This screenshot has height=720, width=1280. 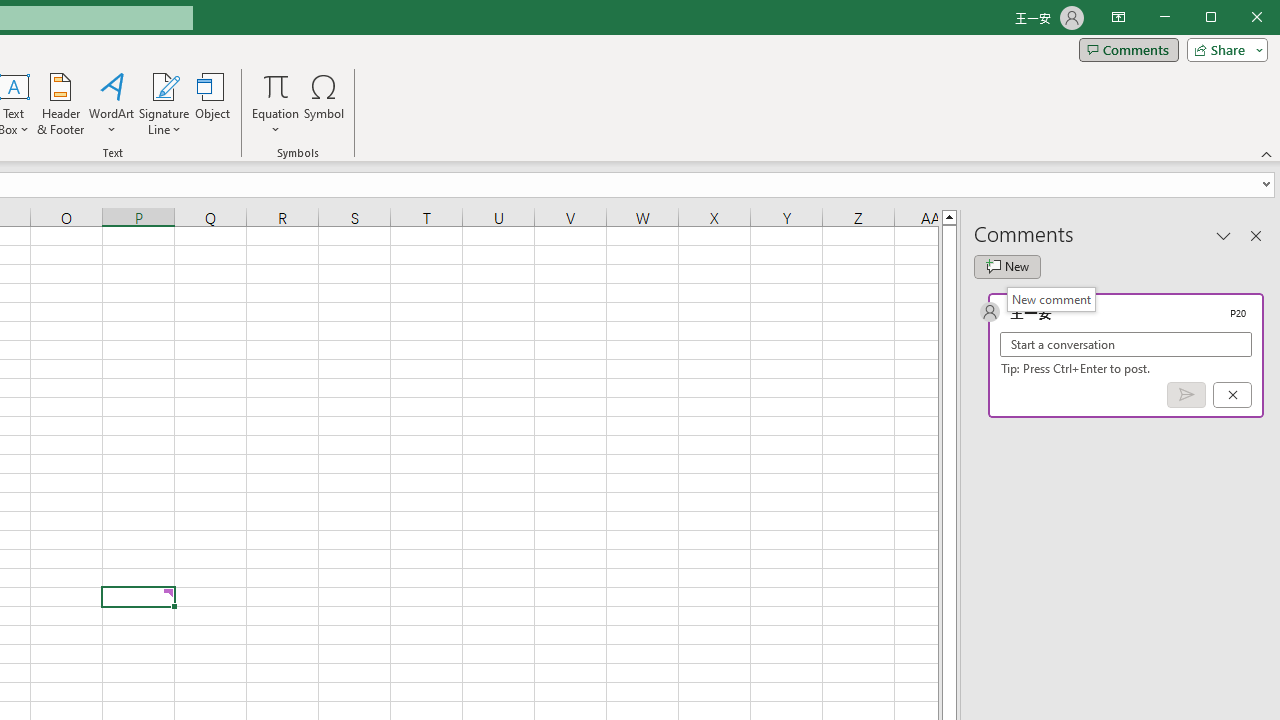 I want to click on 'Equation', so click(x=274, y=85).